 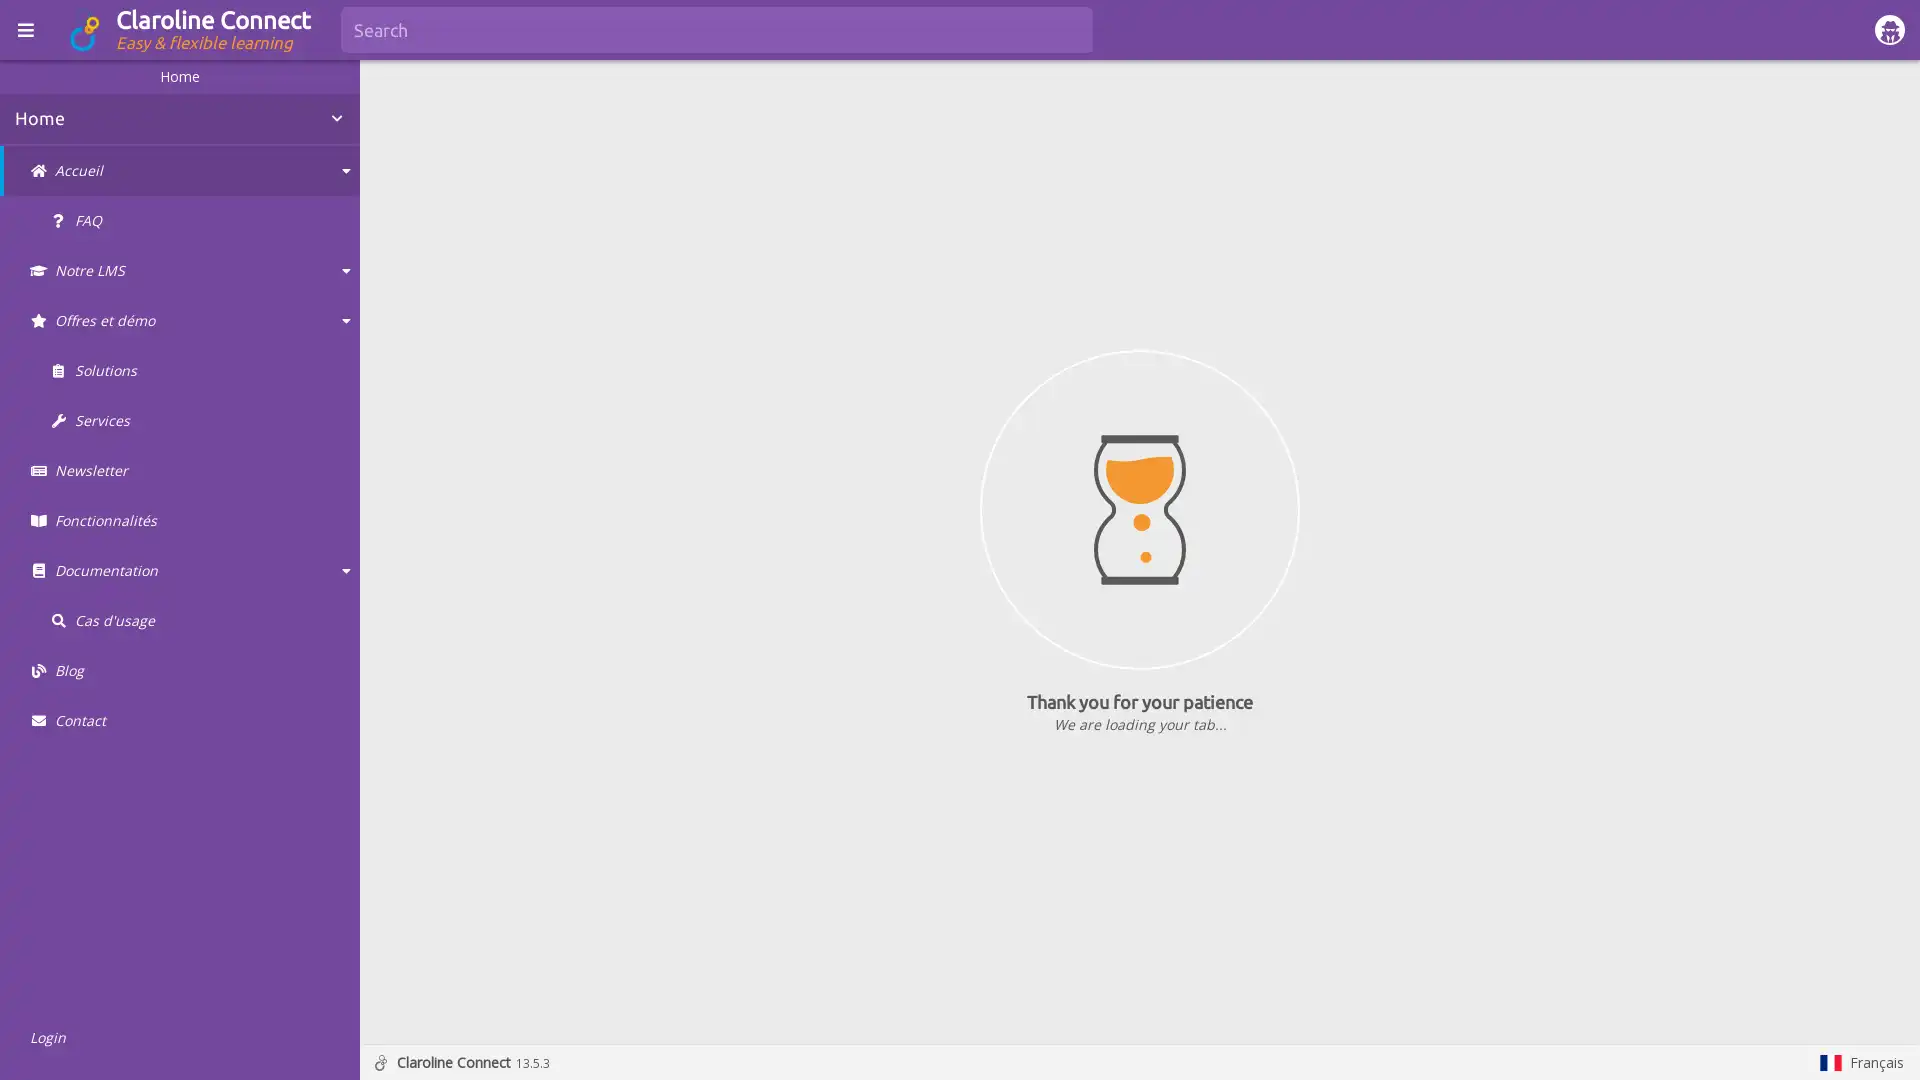 What do you see at coordinates (345, 270) in the screenshot?
I see `Collapse` at bounding box center [345, 270].